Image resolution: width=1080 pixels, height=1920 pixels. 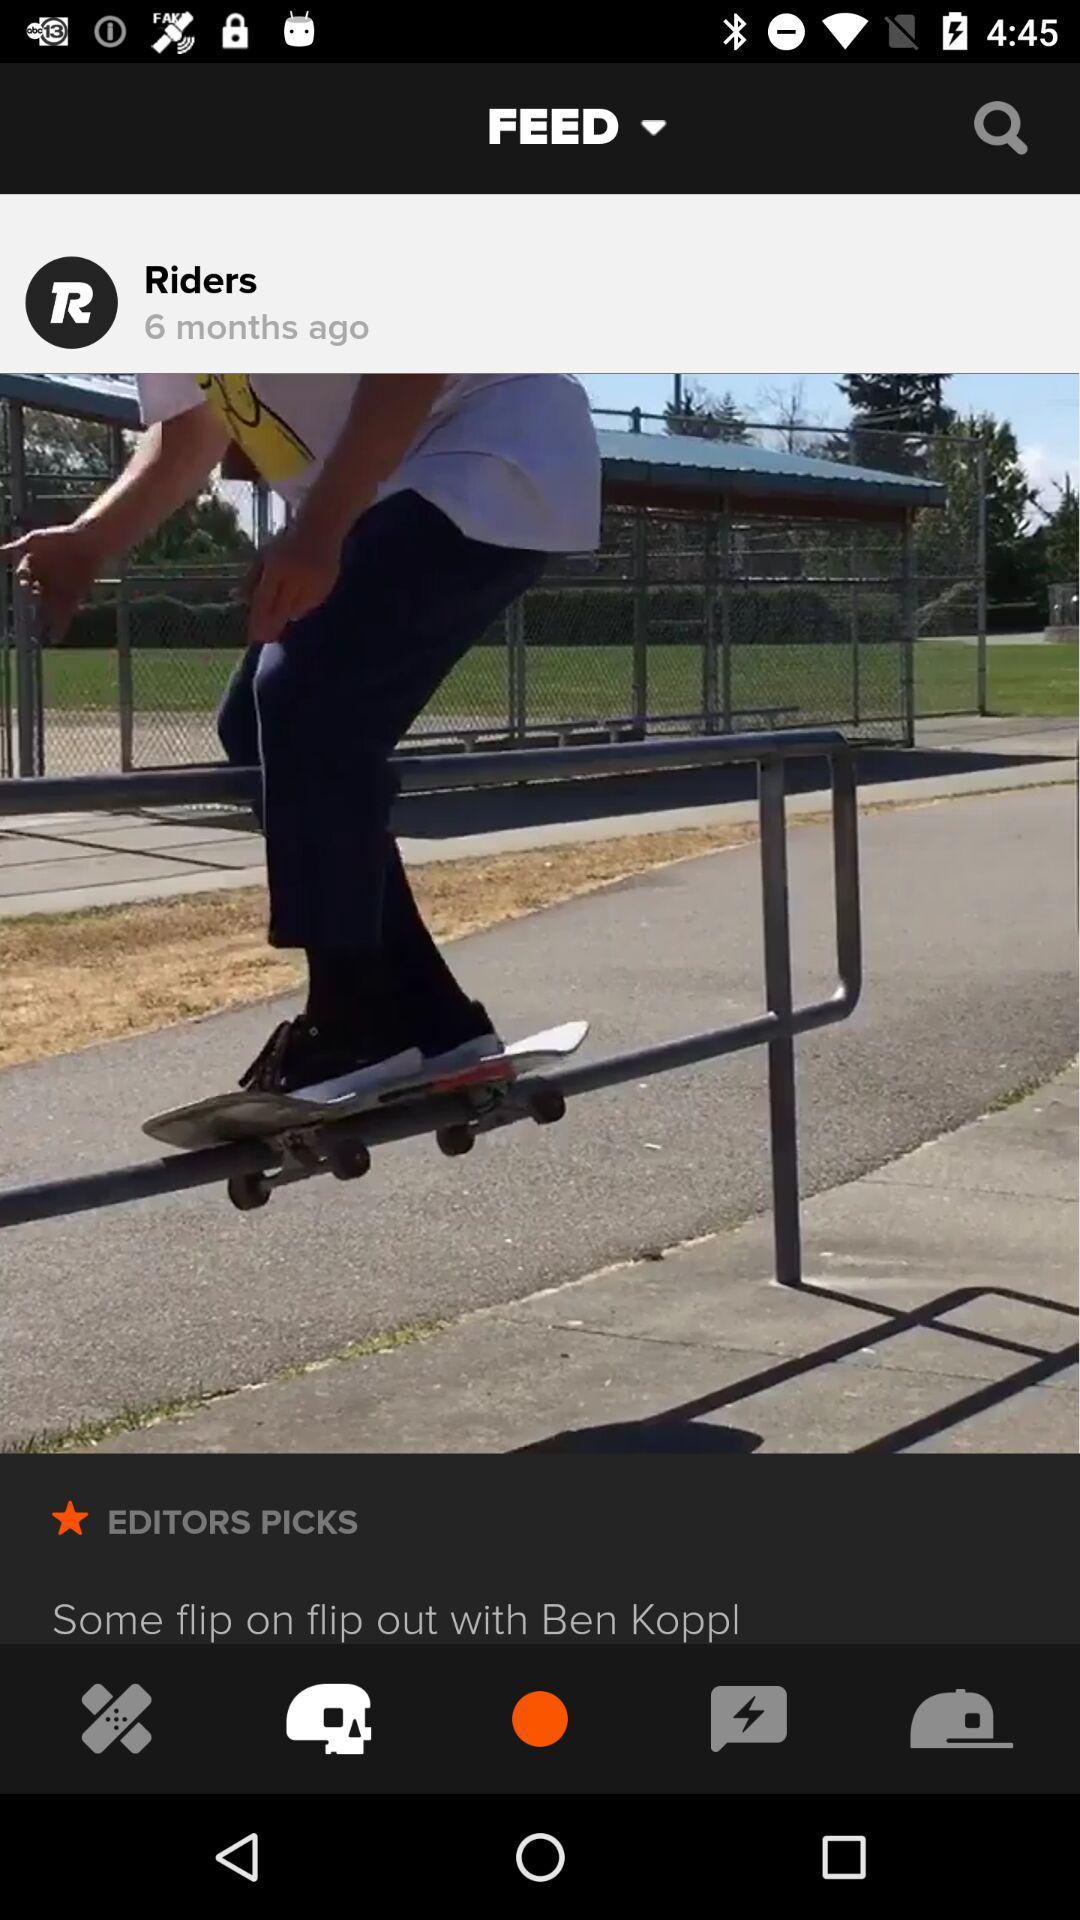 What do you see at coordinates (669, 126) in the screenshot?
I see `the expand_more icon` at bounding box center [669, 126].